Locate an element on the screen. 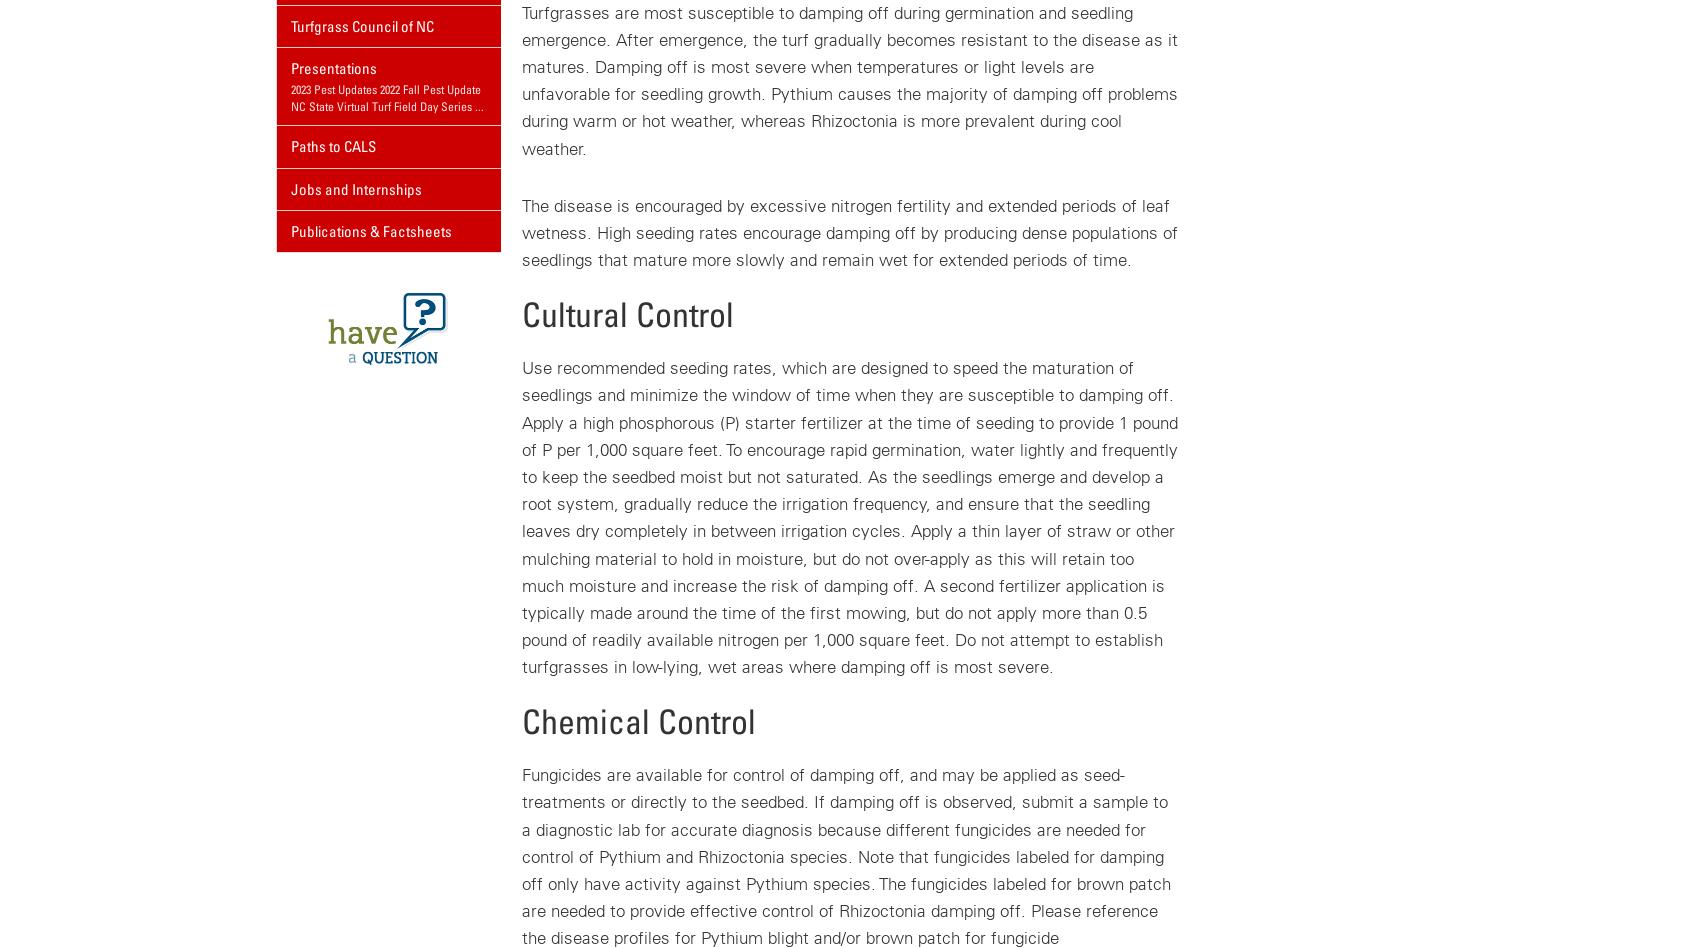 This screenshot has width=1692, height=948. 'Collapse ▲' is located at coordinates (570, 116).